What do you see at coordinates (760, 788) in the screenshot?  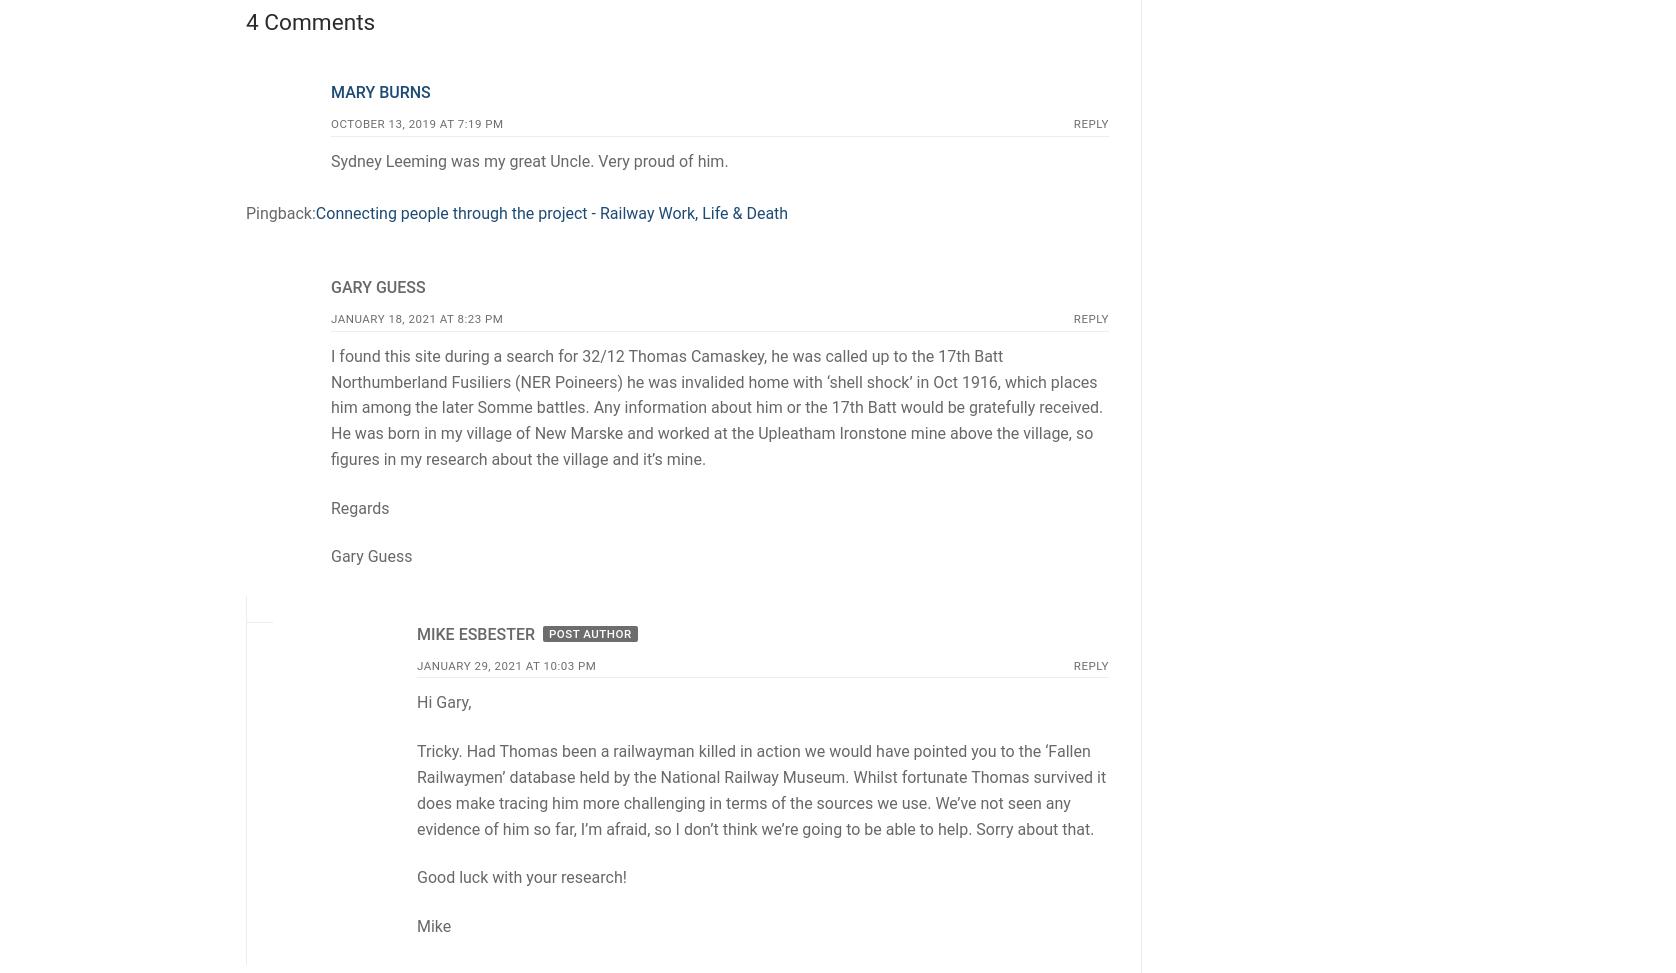 I see `'Tricky. Had Thomas been a railwayman killed in action we would have pointed you to the ‘Fallen Railwaymen’ database held by the National Railway Museum. Whilst fortunate Thomas survived it does make tracing him more challenging in terms of the sources we use. We’ve not seen any evidence of him so far, I’m afraid, so I don’t think we’re going to be able to help. Sorry about that.'` at bounding box center [760, 788].